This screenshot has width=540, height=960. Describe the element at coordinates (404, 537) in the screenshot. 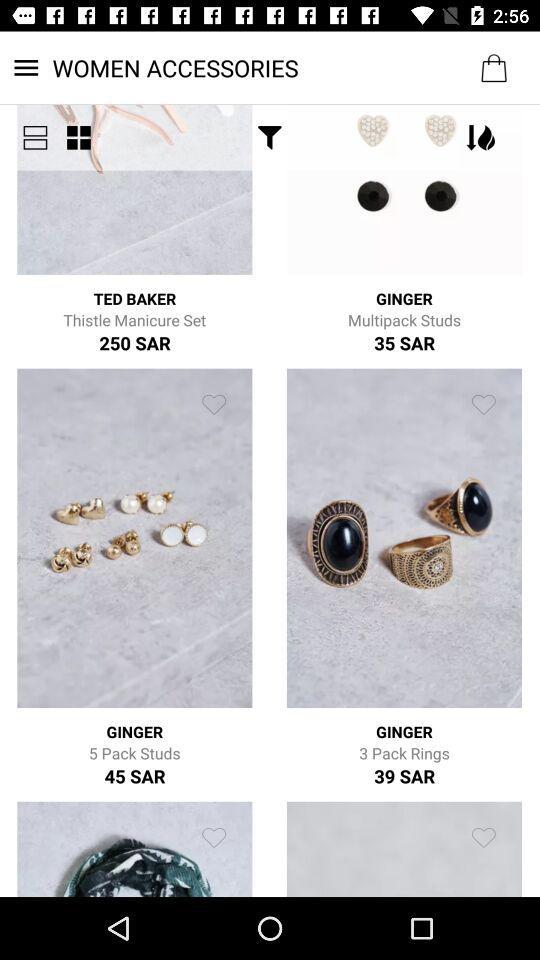

I see `the second image in the second row` at that location.